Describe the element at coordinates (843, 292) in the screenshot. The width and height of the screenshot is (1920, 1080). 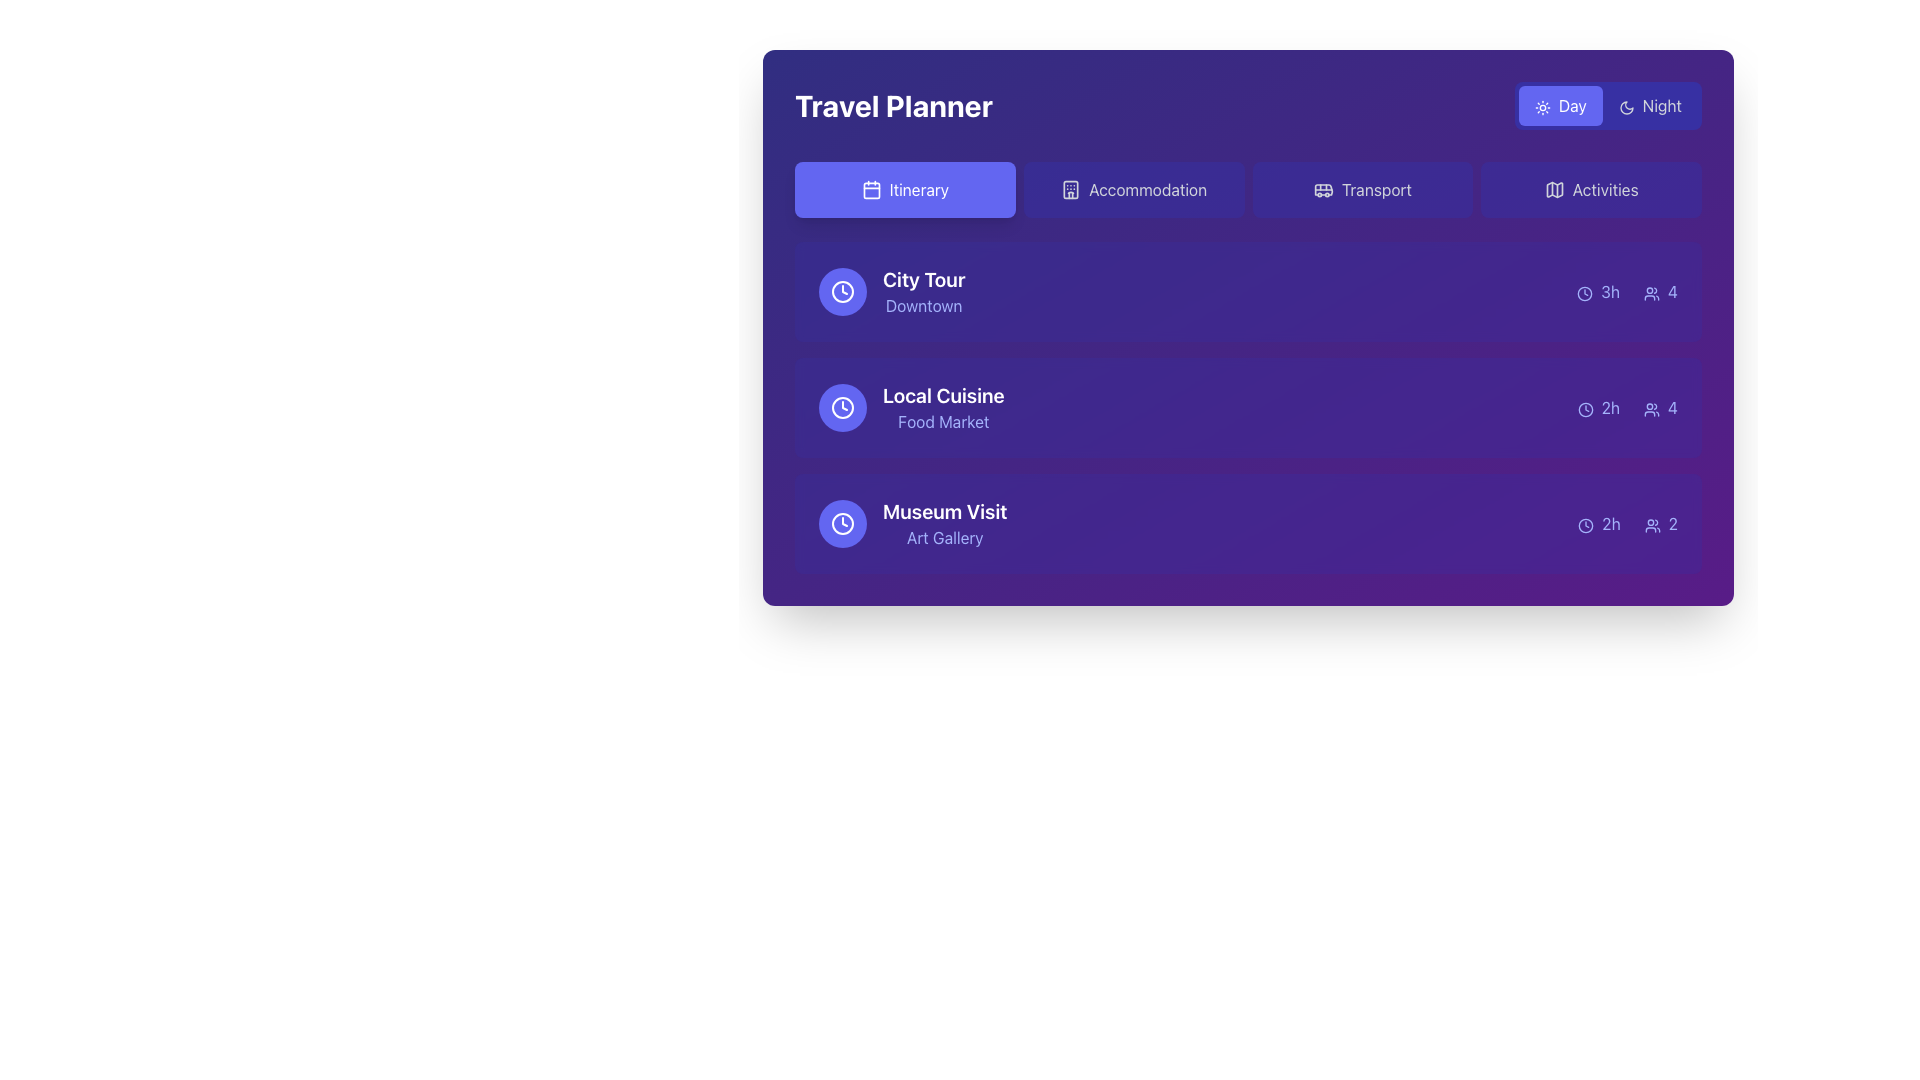
I see `the circular clock icon with a white outline and a blue rounded background, located in the first row preceding the 'City Tour' label` at that location.